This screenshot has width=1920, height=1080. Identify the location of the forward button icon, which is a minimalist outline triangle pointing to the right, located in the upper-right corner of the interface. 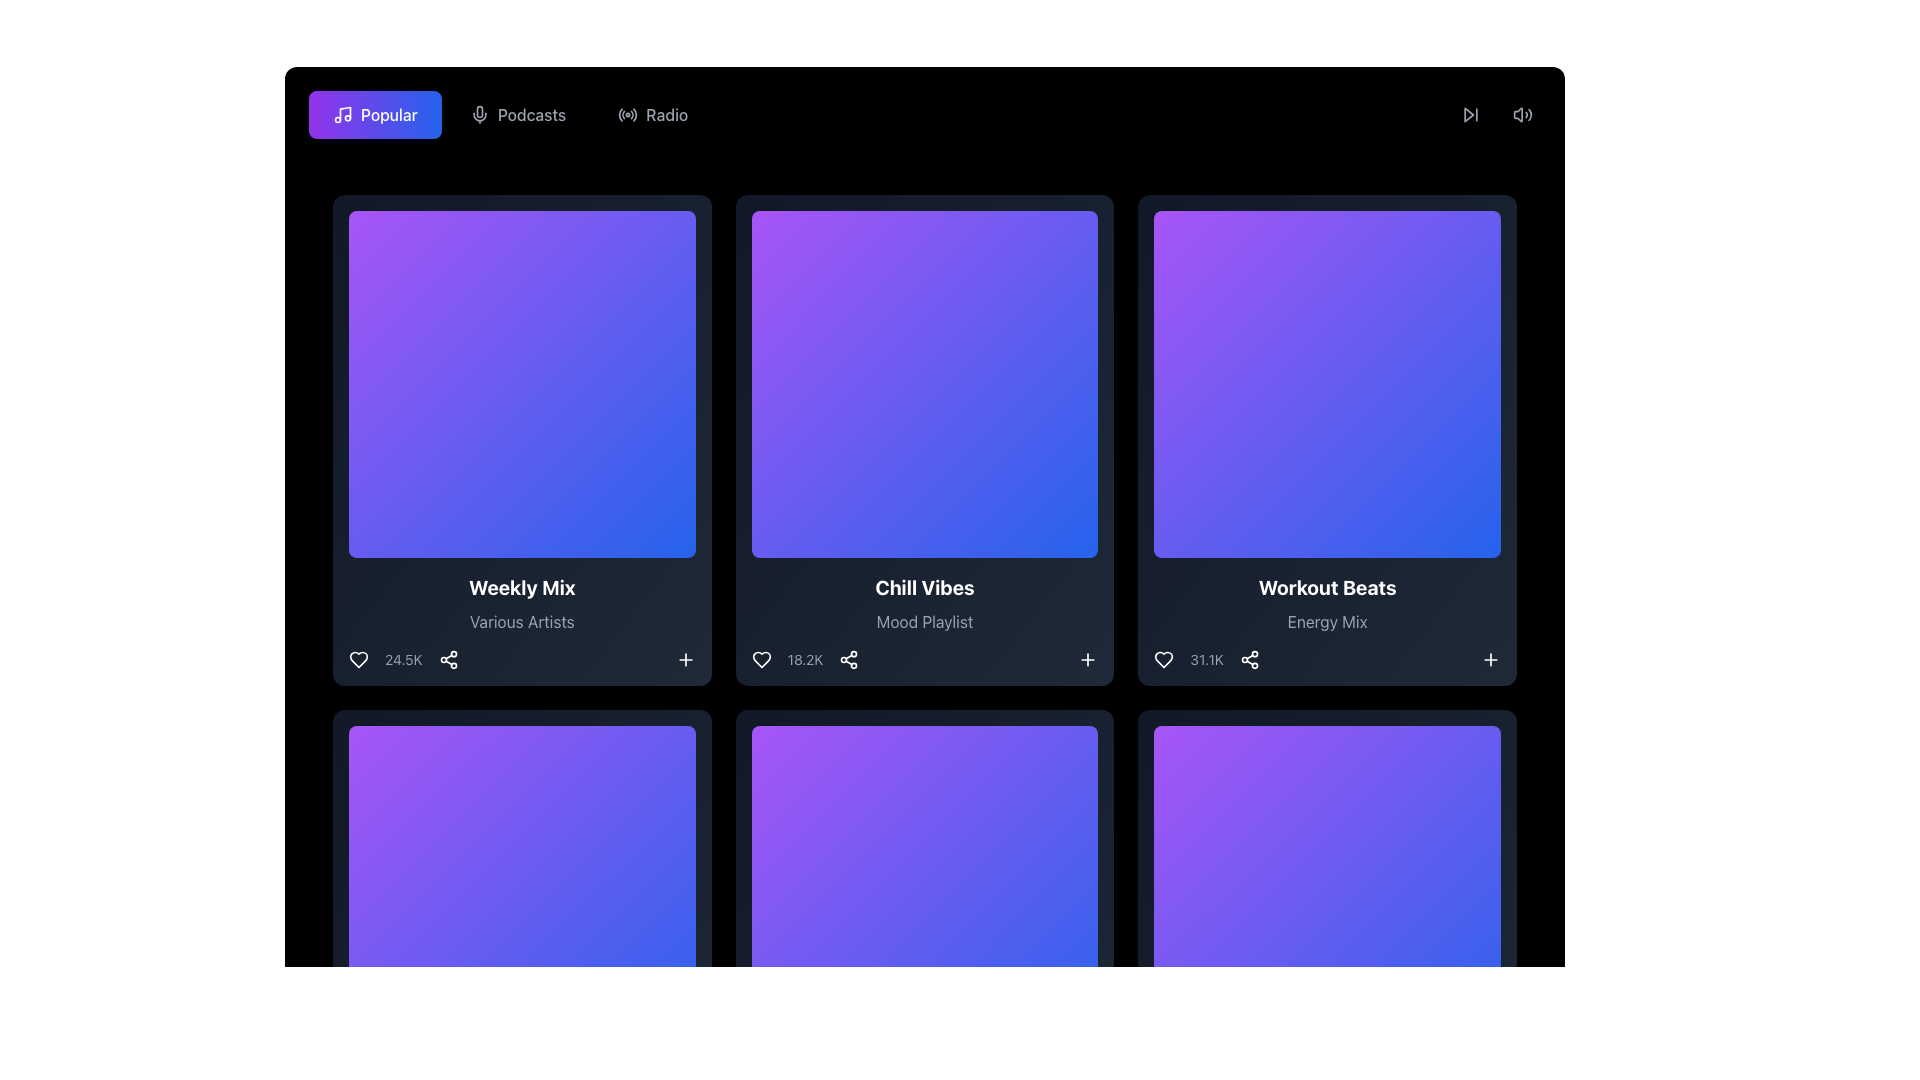
(1470, 115).